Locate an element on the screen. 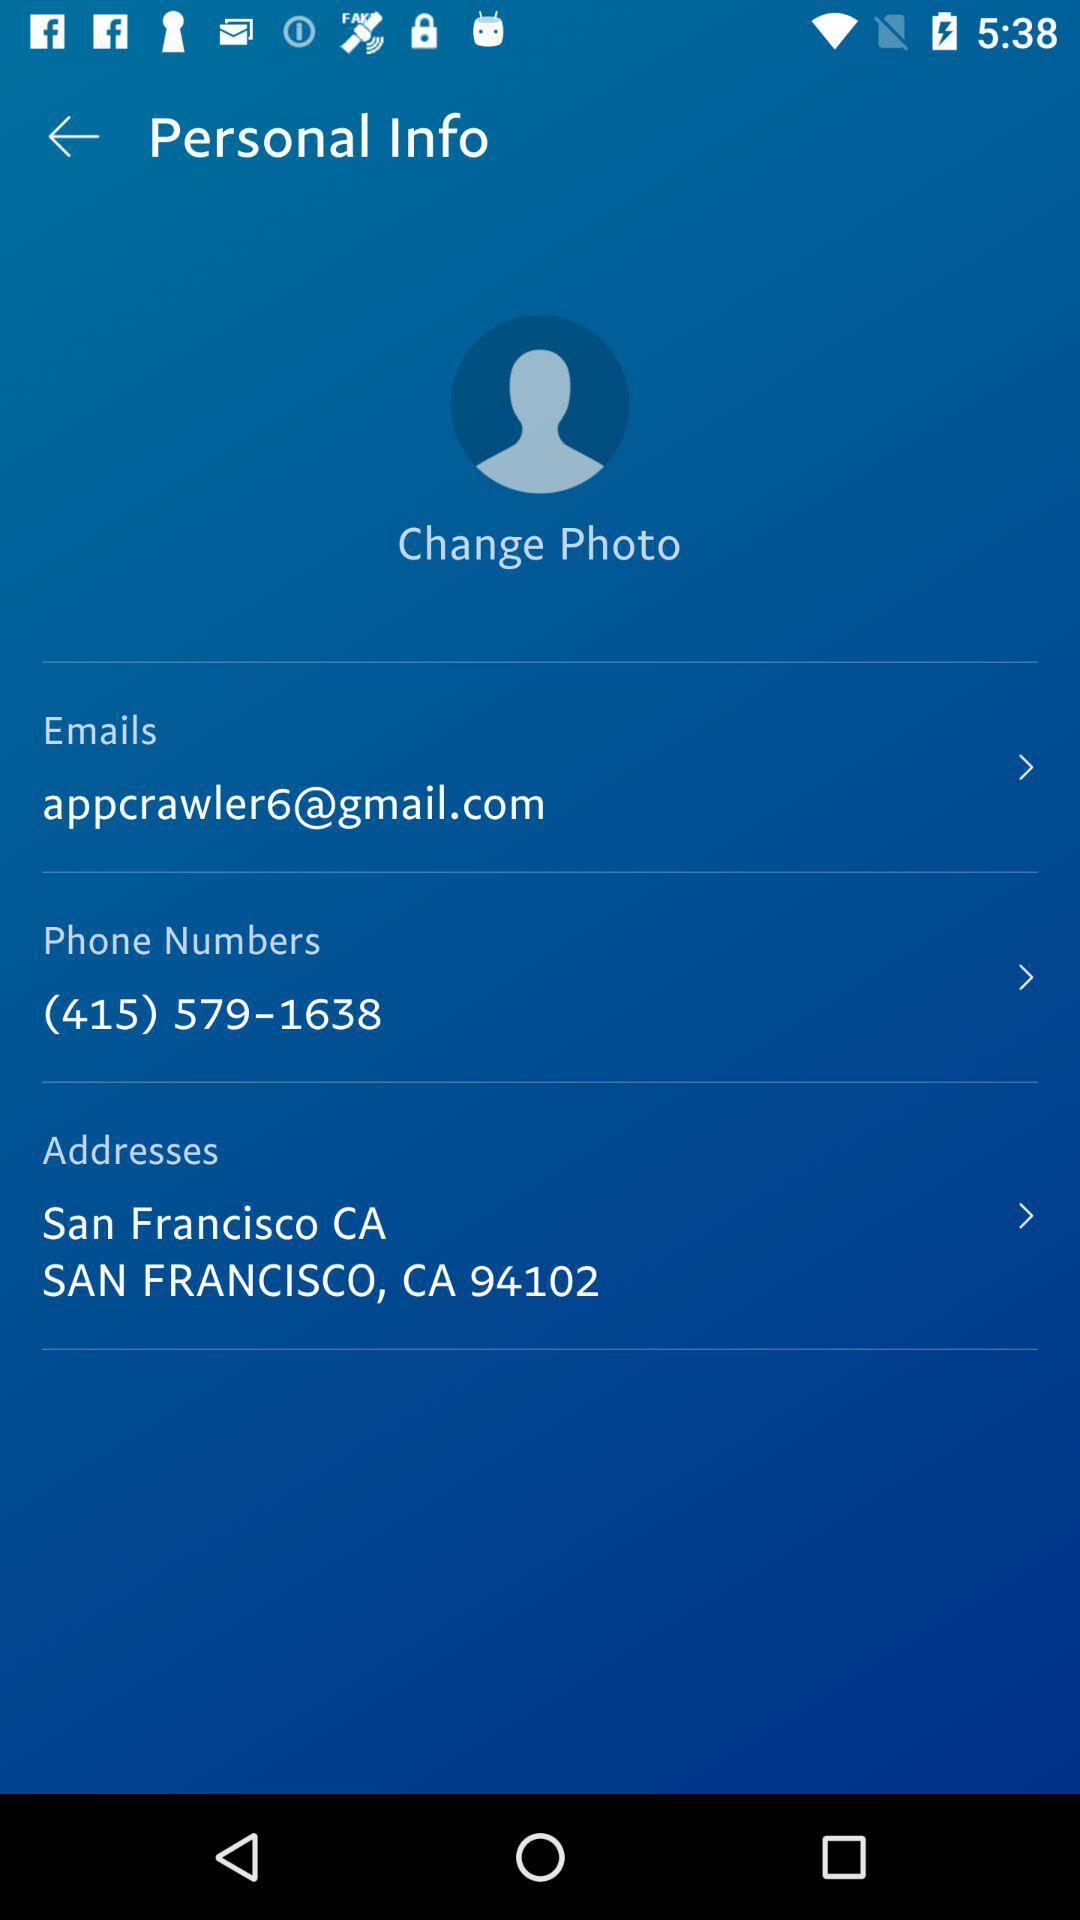 The height and width of the screenshot is (1920, 1080). the change photo item is located at coordinates (538, 576).